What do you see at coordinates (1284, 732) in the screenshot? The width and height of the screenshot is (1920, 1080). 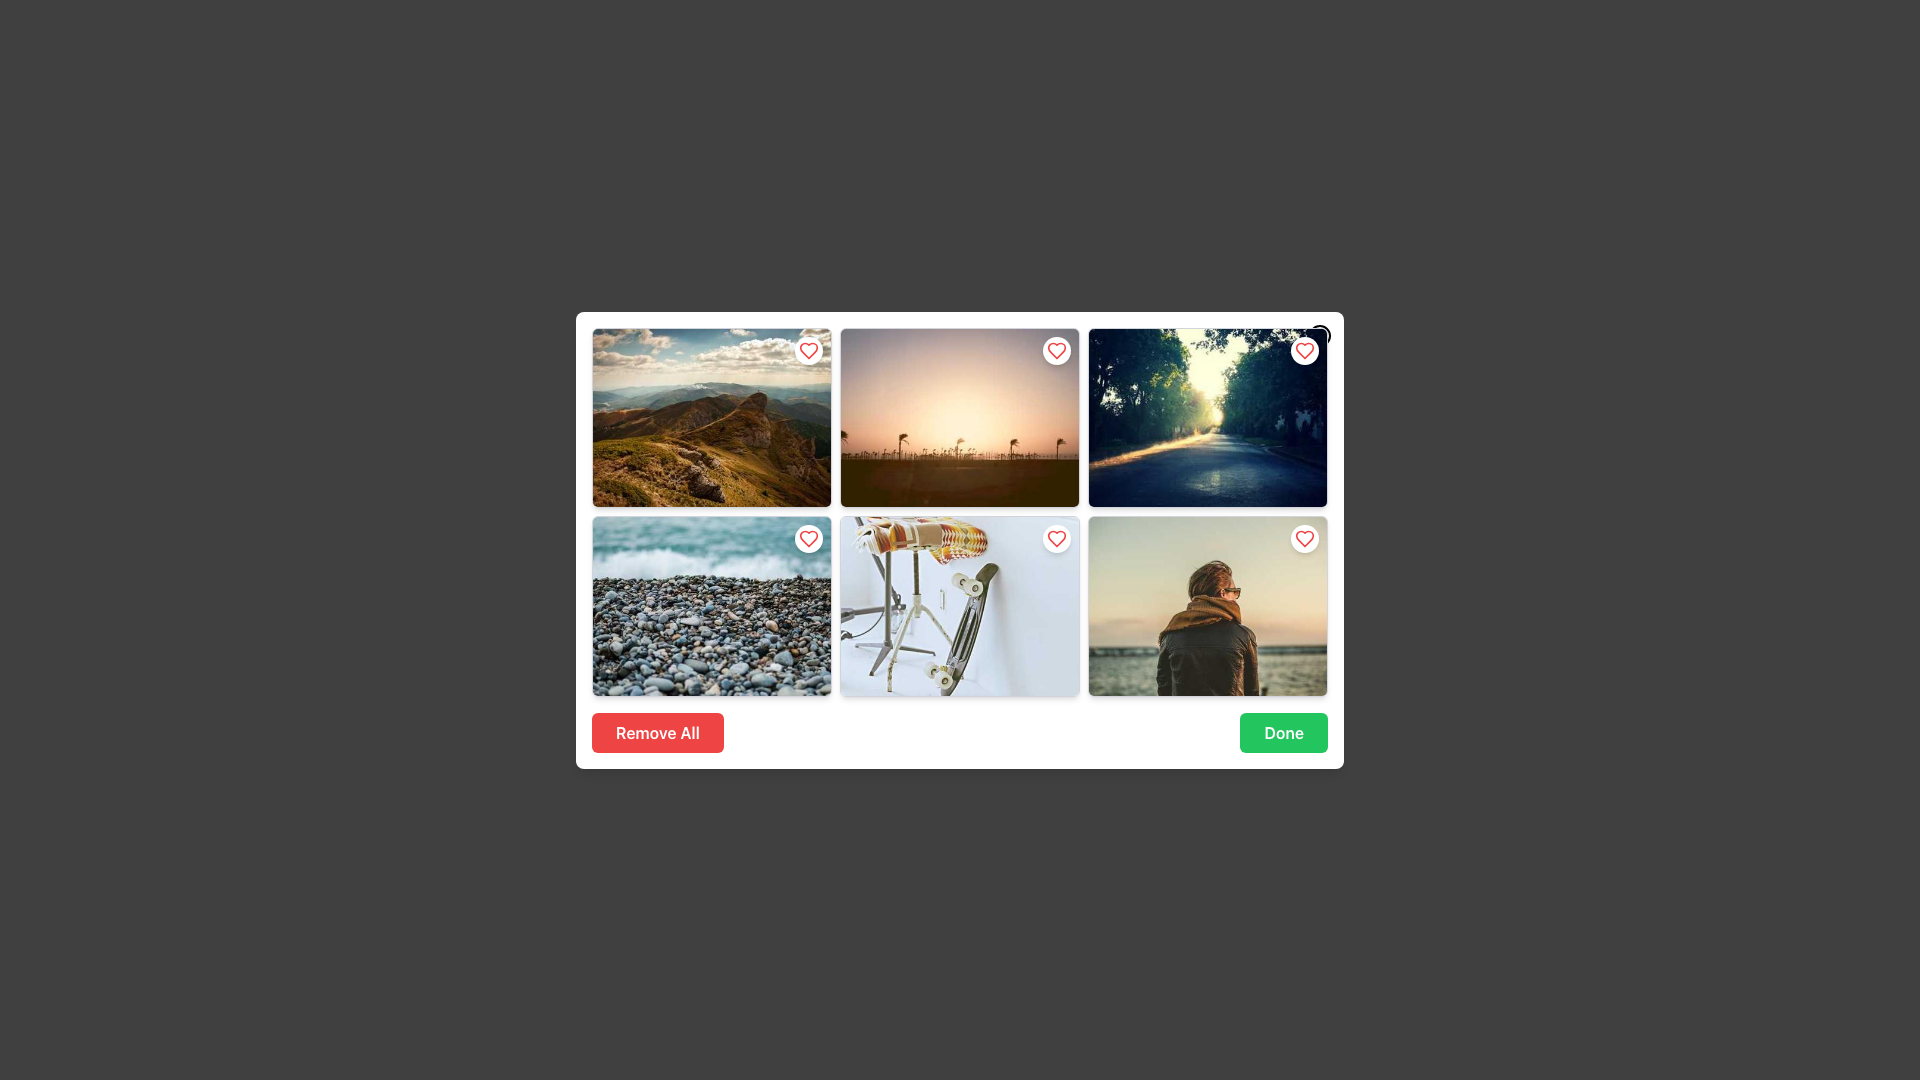 I see `the green 'Done' button with white text` at bounding box center [1284, 732].